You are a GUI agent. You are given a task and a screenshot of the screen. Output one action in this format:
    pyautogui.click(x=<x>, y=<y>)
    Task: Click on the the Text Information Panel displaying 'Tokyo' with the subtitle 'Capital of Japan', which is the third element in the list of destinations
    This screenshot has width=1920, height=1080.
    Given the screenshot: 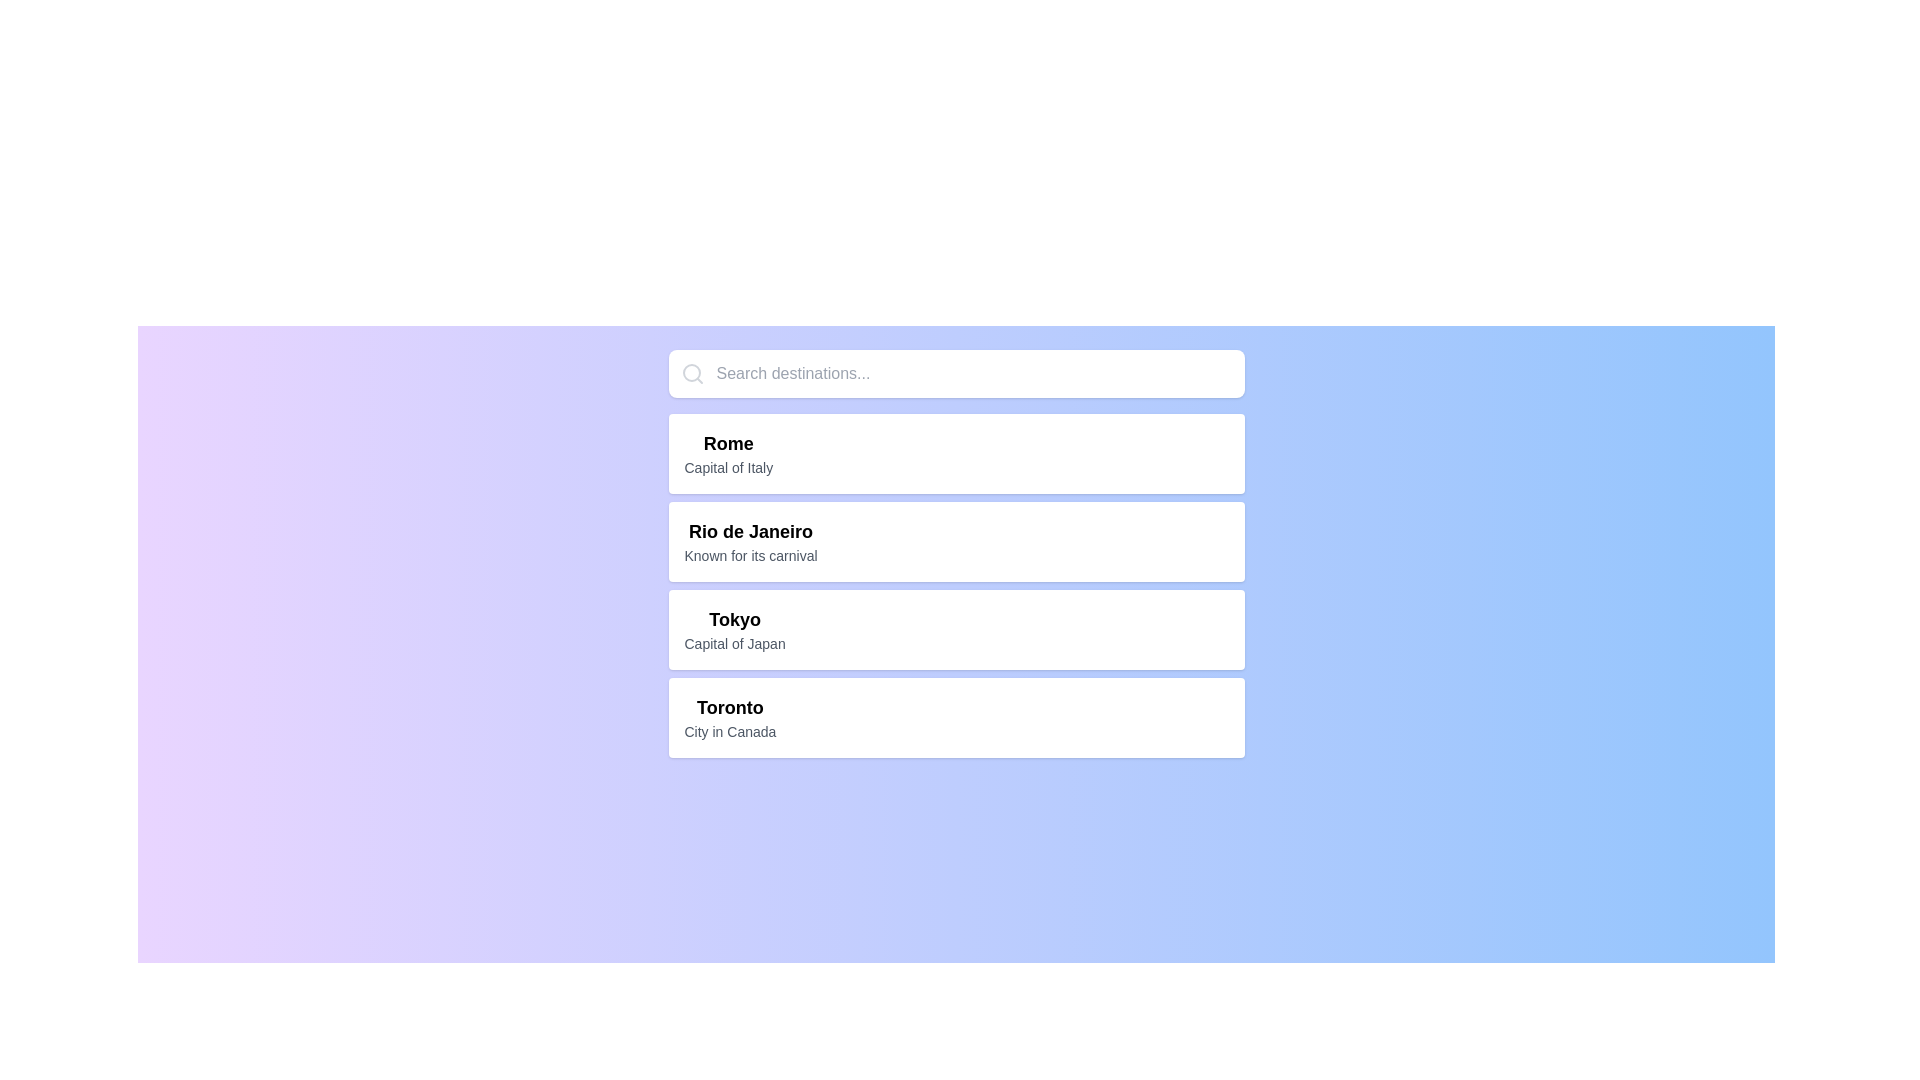 What is the action you would take?
    pyautogui.click(x=734, y=628)
    